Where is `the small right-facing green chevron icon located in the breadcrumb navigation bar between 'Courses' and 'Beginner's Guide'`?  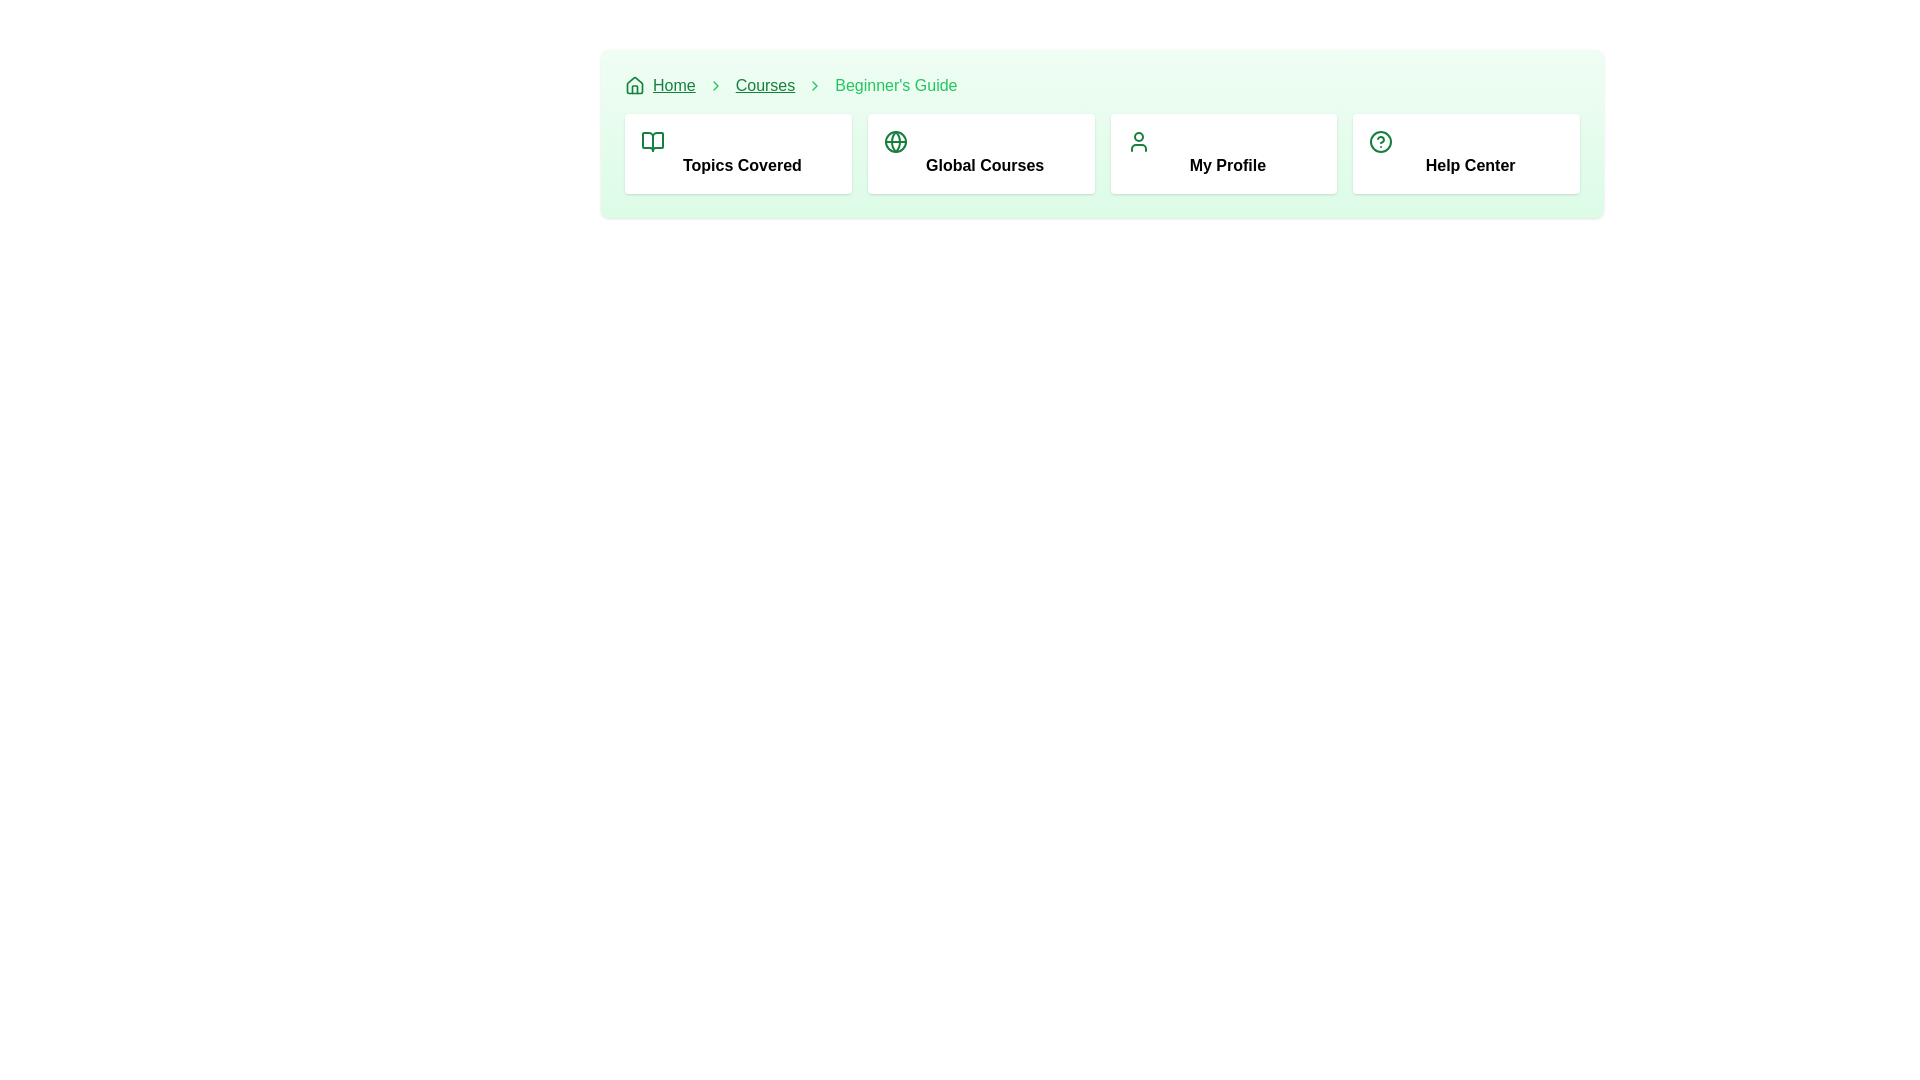 the small right-facing green chevron icon located in the breadcrumb navigation bar between 'Courses' and 'Beginner's Guide' is located at coordinates (815, 84).